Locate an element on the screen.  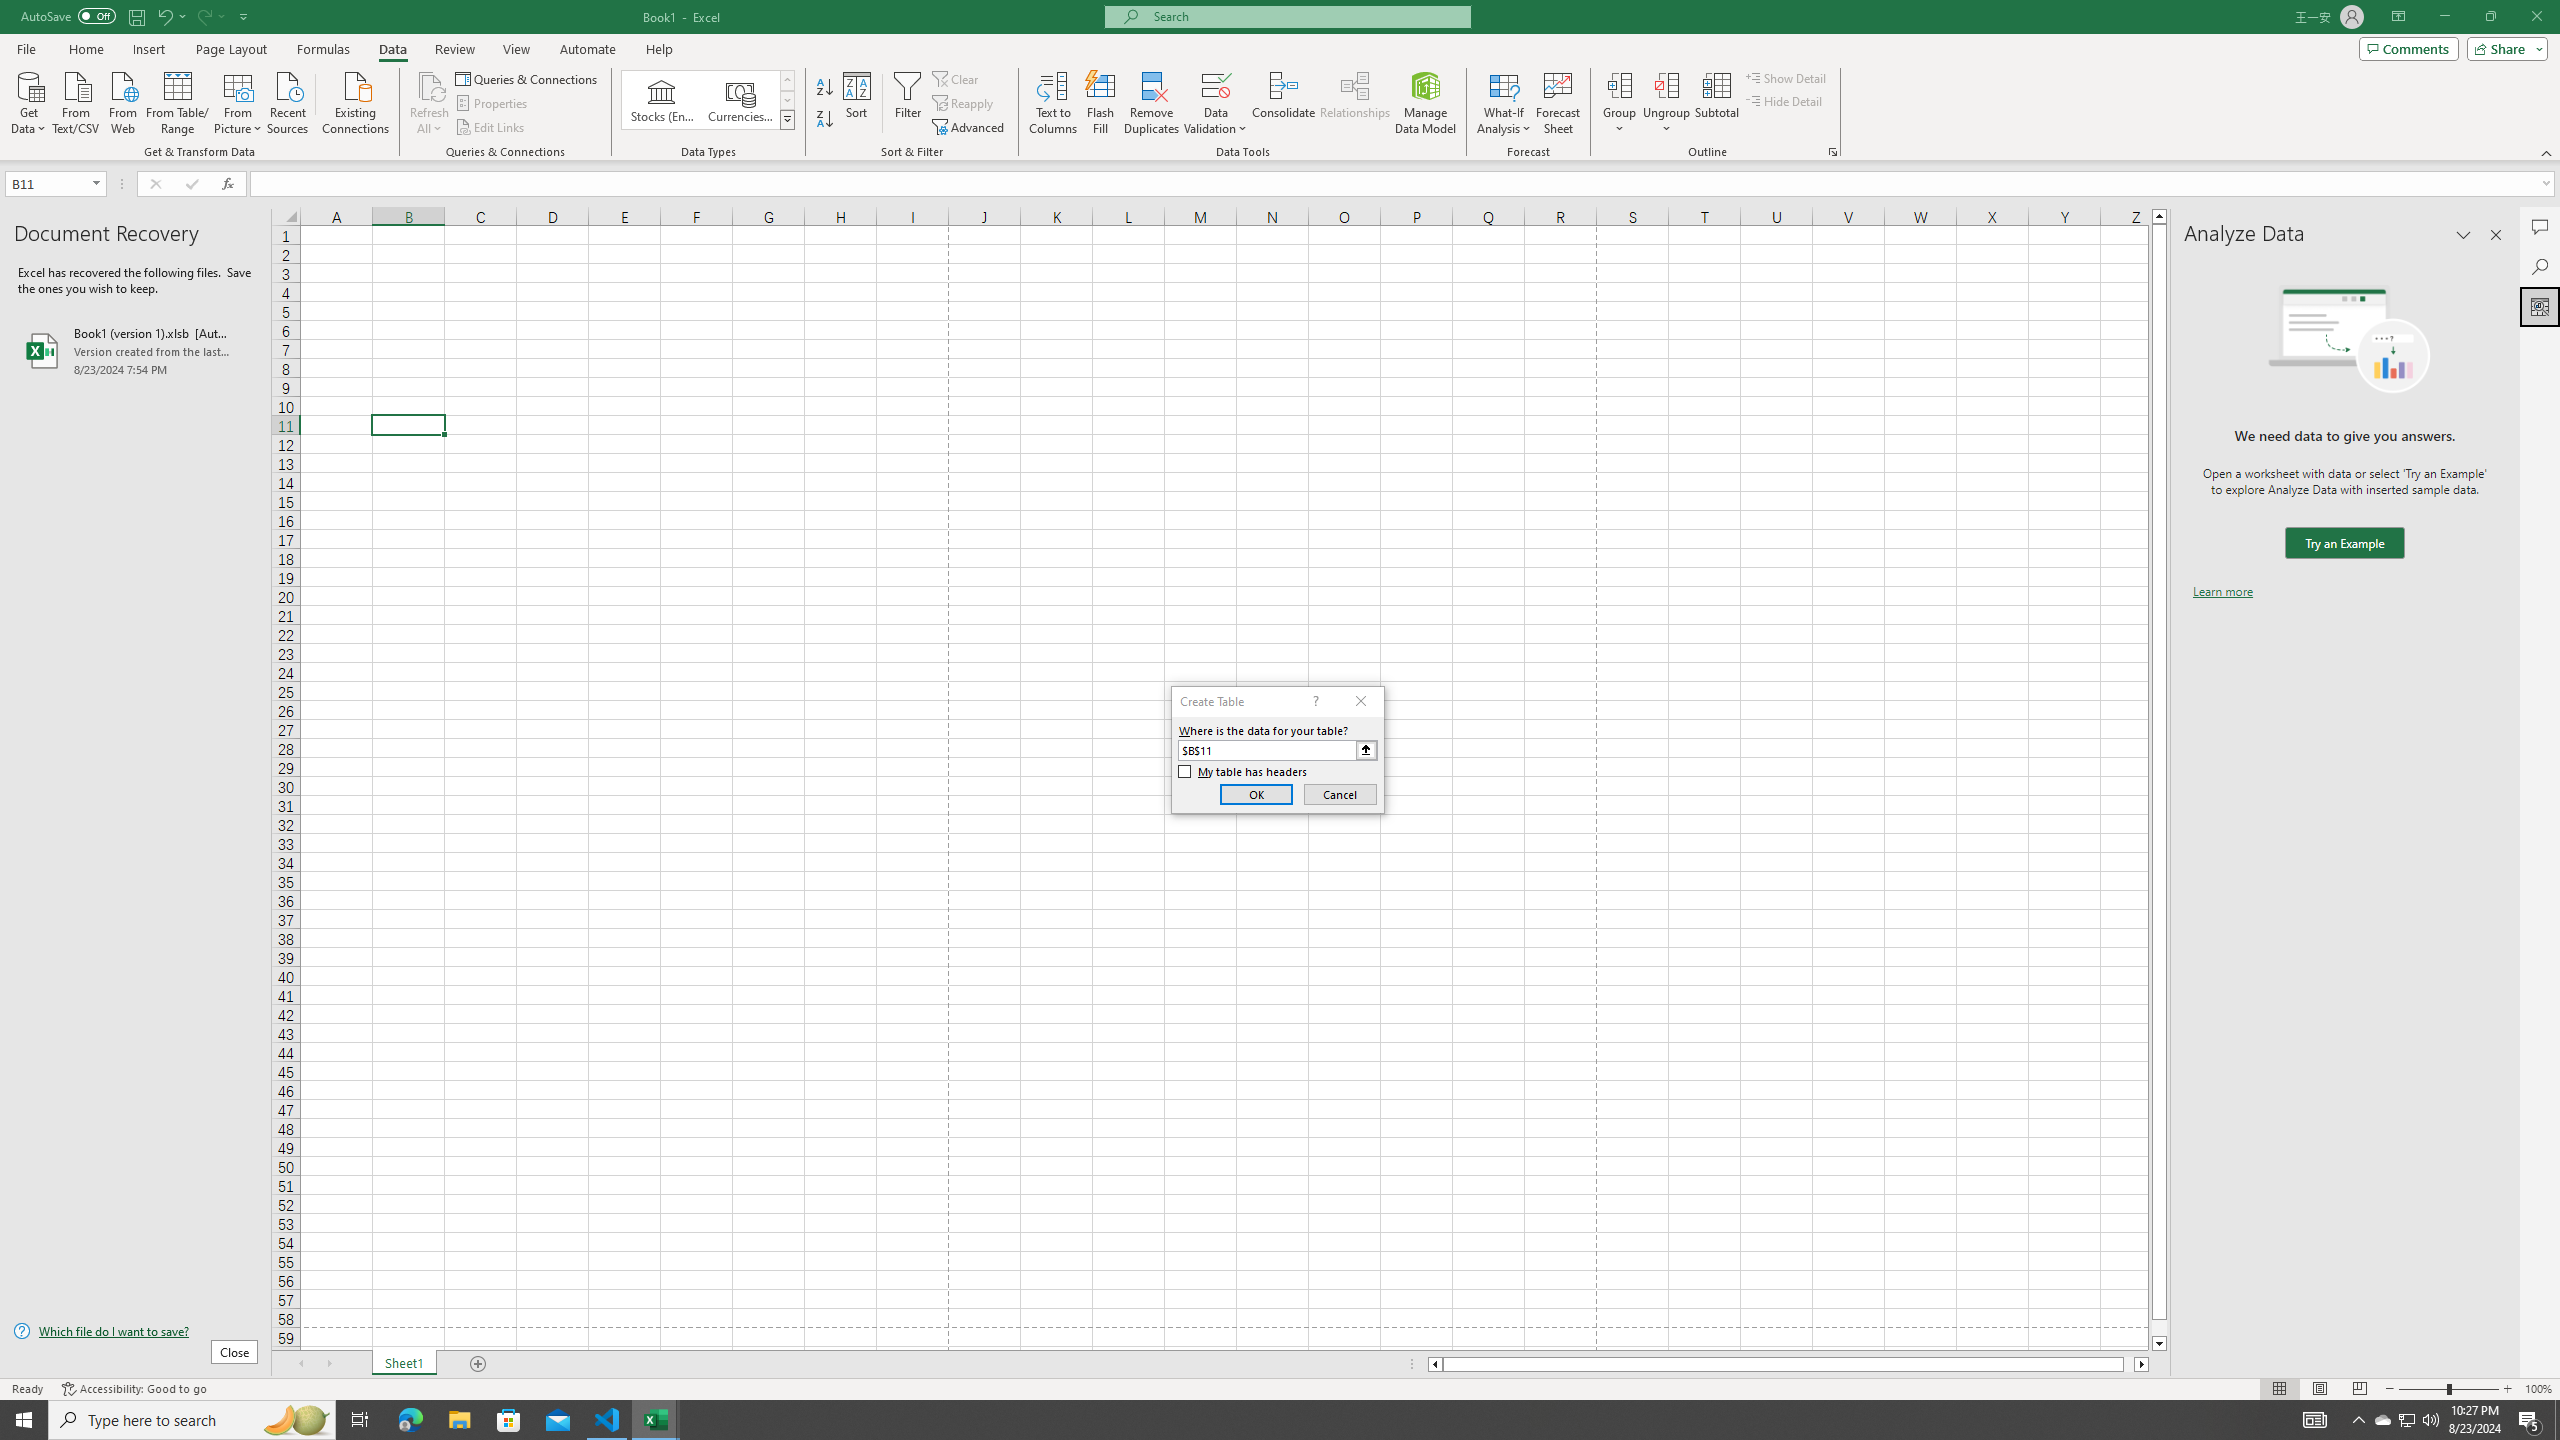
'Collapse the Ribbon' is located at coordinates (2547, 153).